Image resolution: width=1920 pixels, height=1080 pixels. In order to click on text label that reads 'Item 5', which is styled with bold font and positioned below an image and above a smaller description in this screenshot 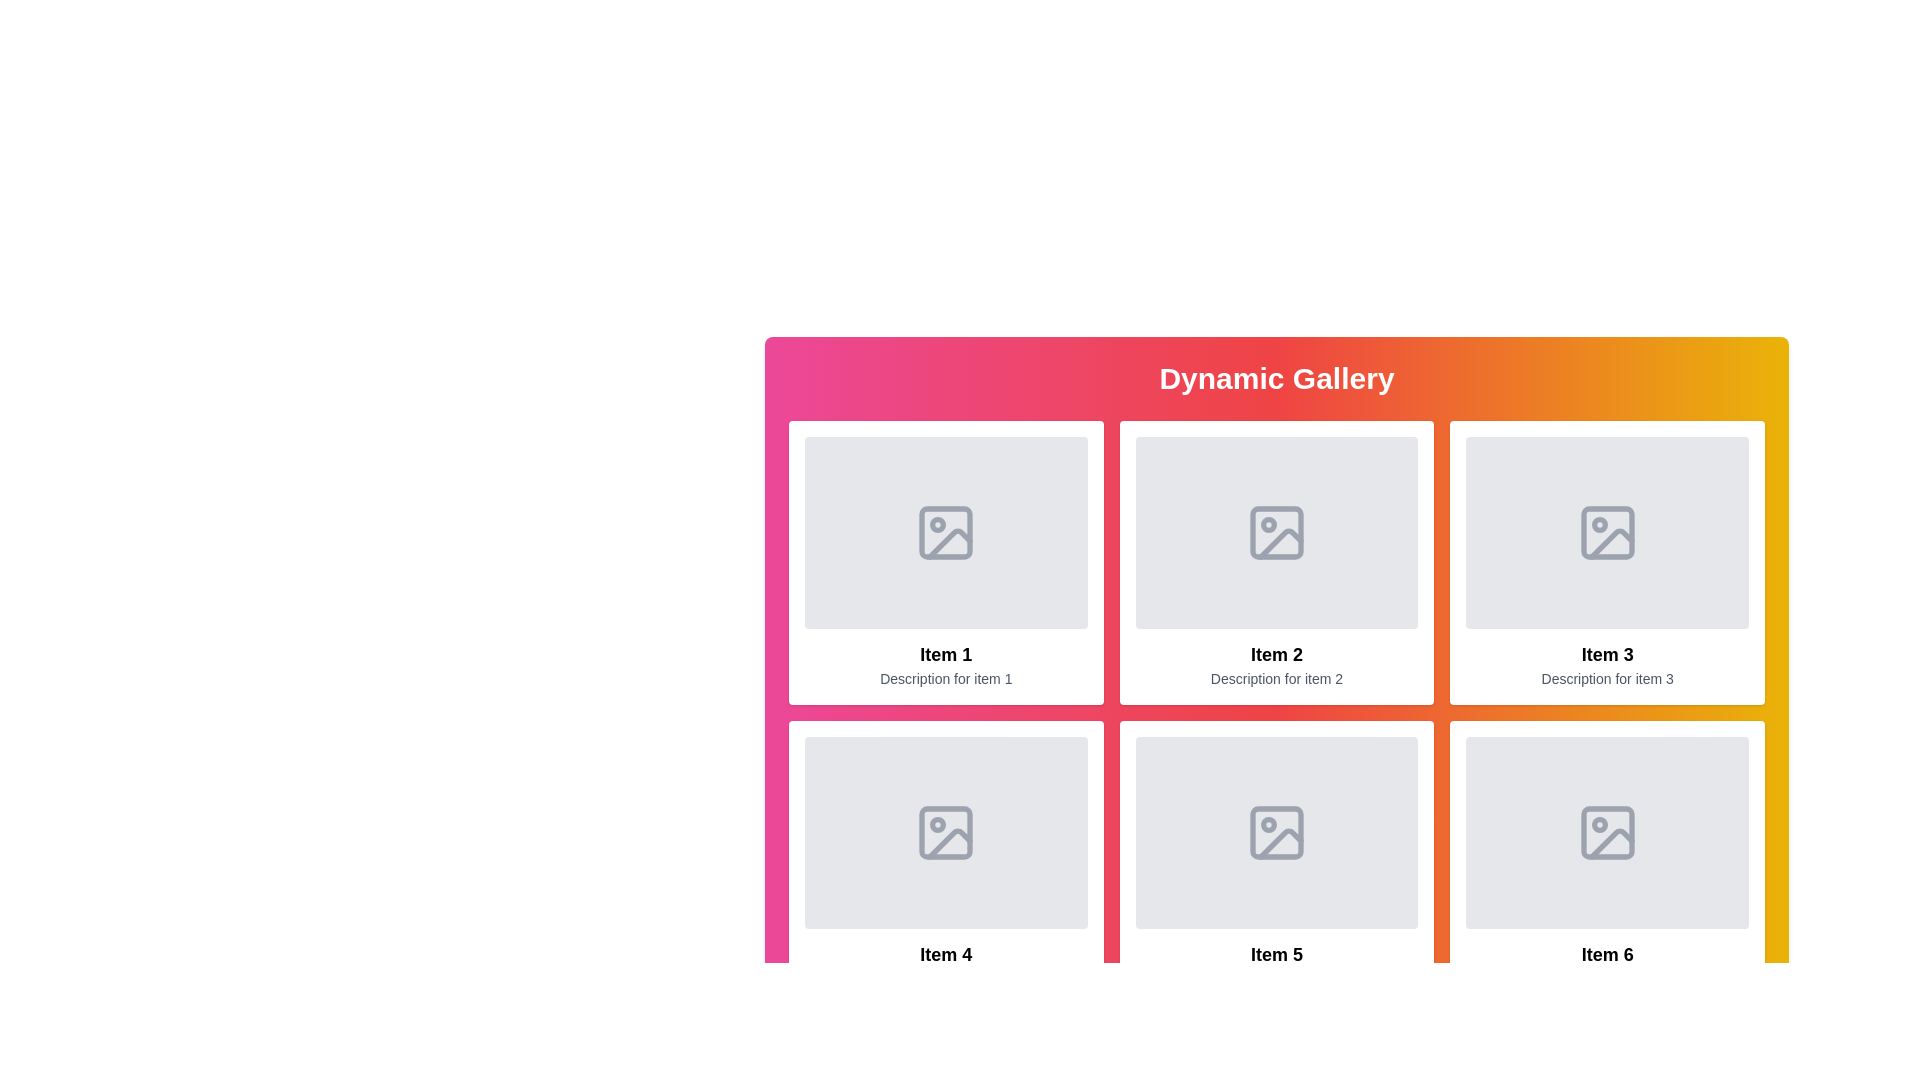, I will do `click(1275, 954)`.